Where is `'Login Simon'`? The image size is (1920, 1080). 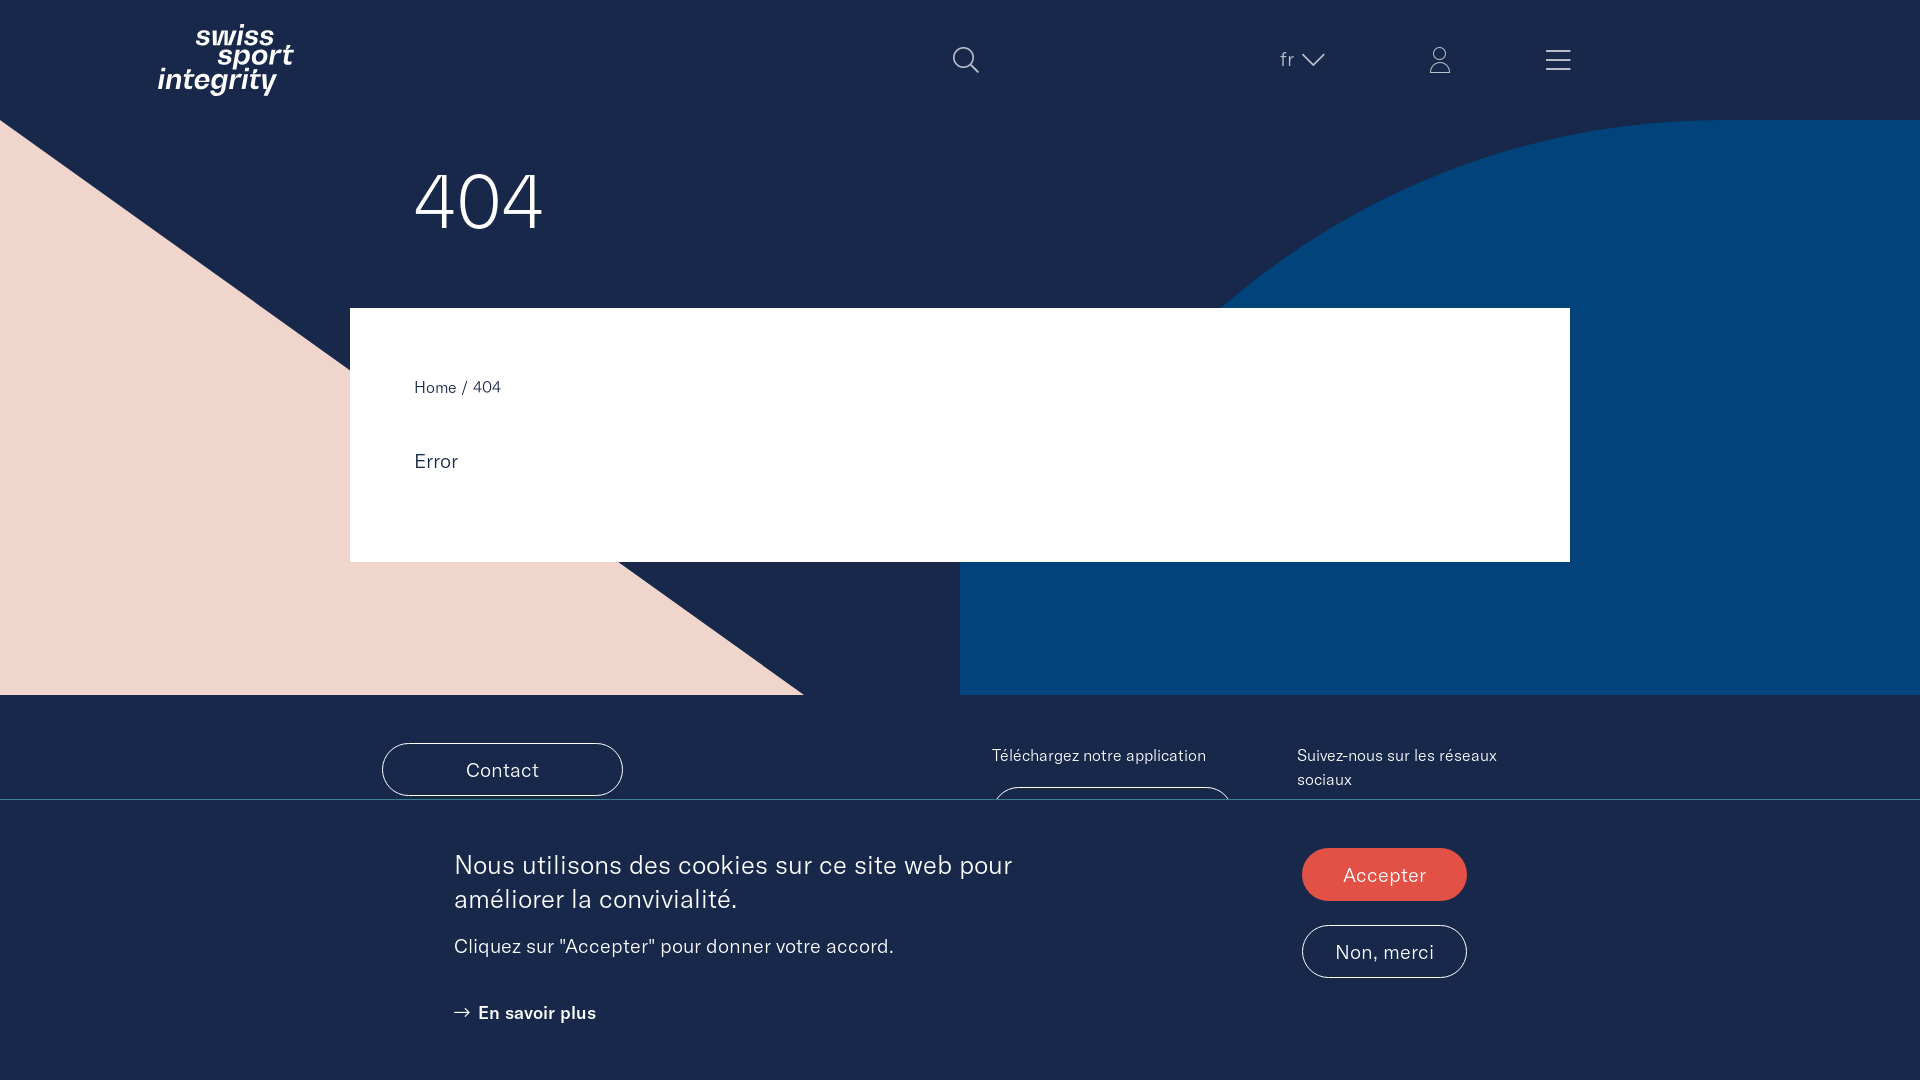
'Login Simon' is located at coordinates (1440, 59).